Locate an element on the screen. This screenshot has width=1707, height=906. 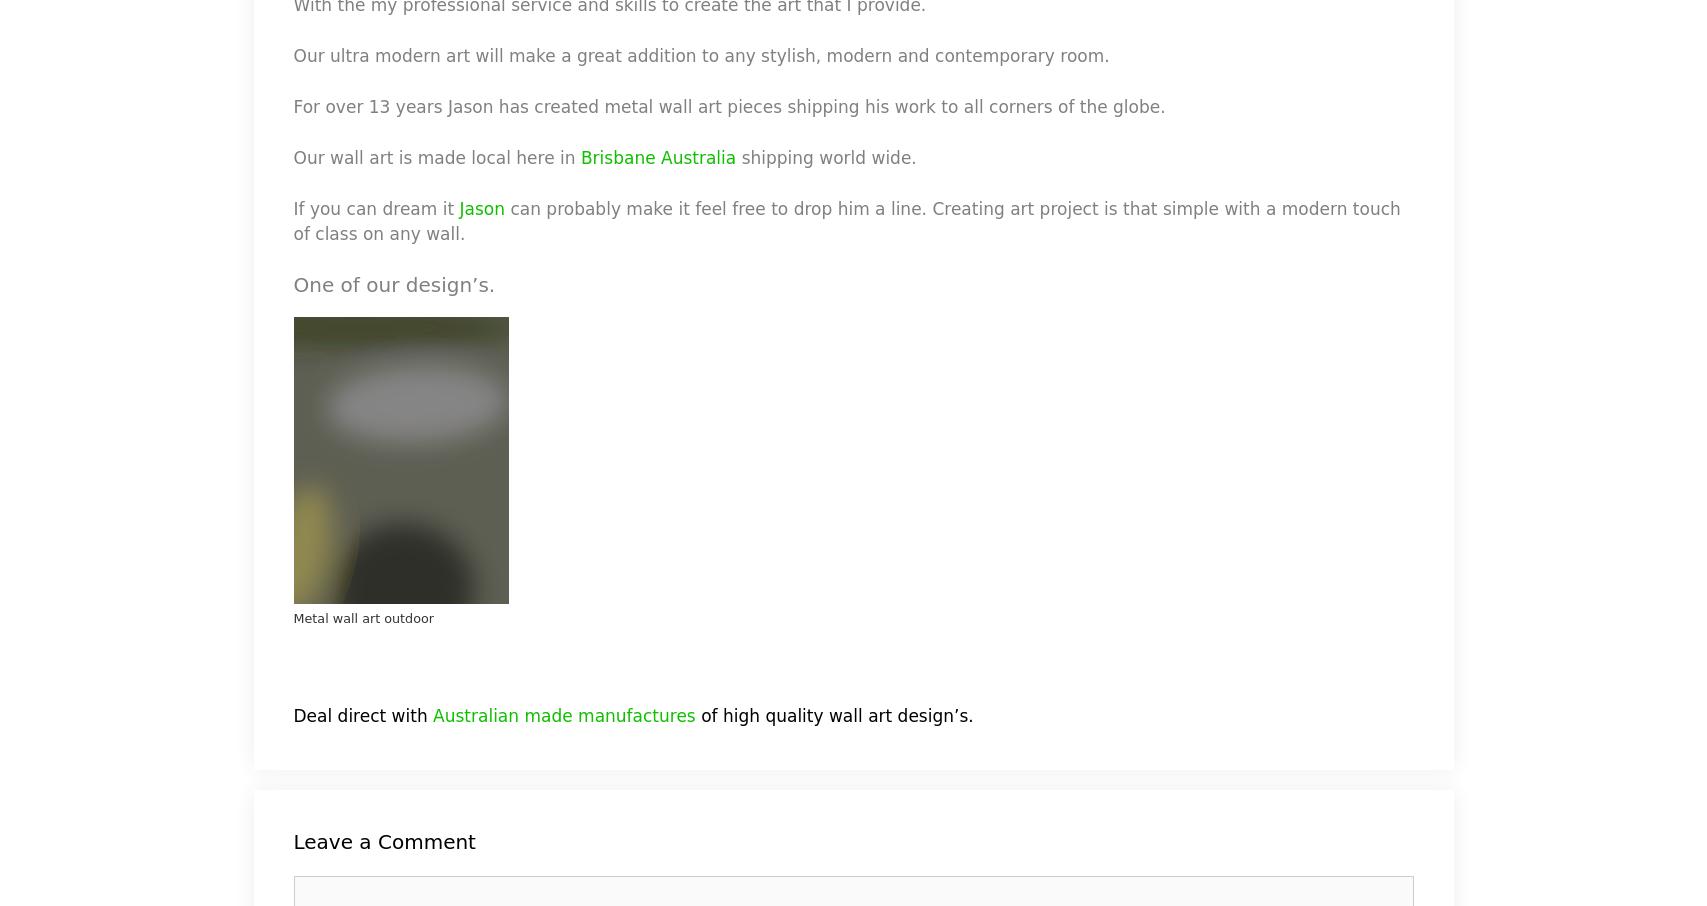
'Australian made manufactures' is located at coordinates (563, 716).